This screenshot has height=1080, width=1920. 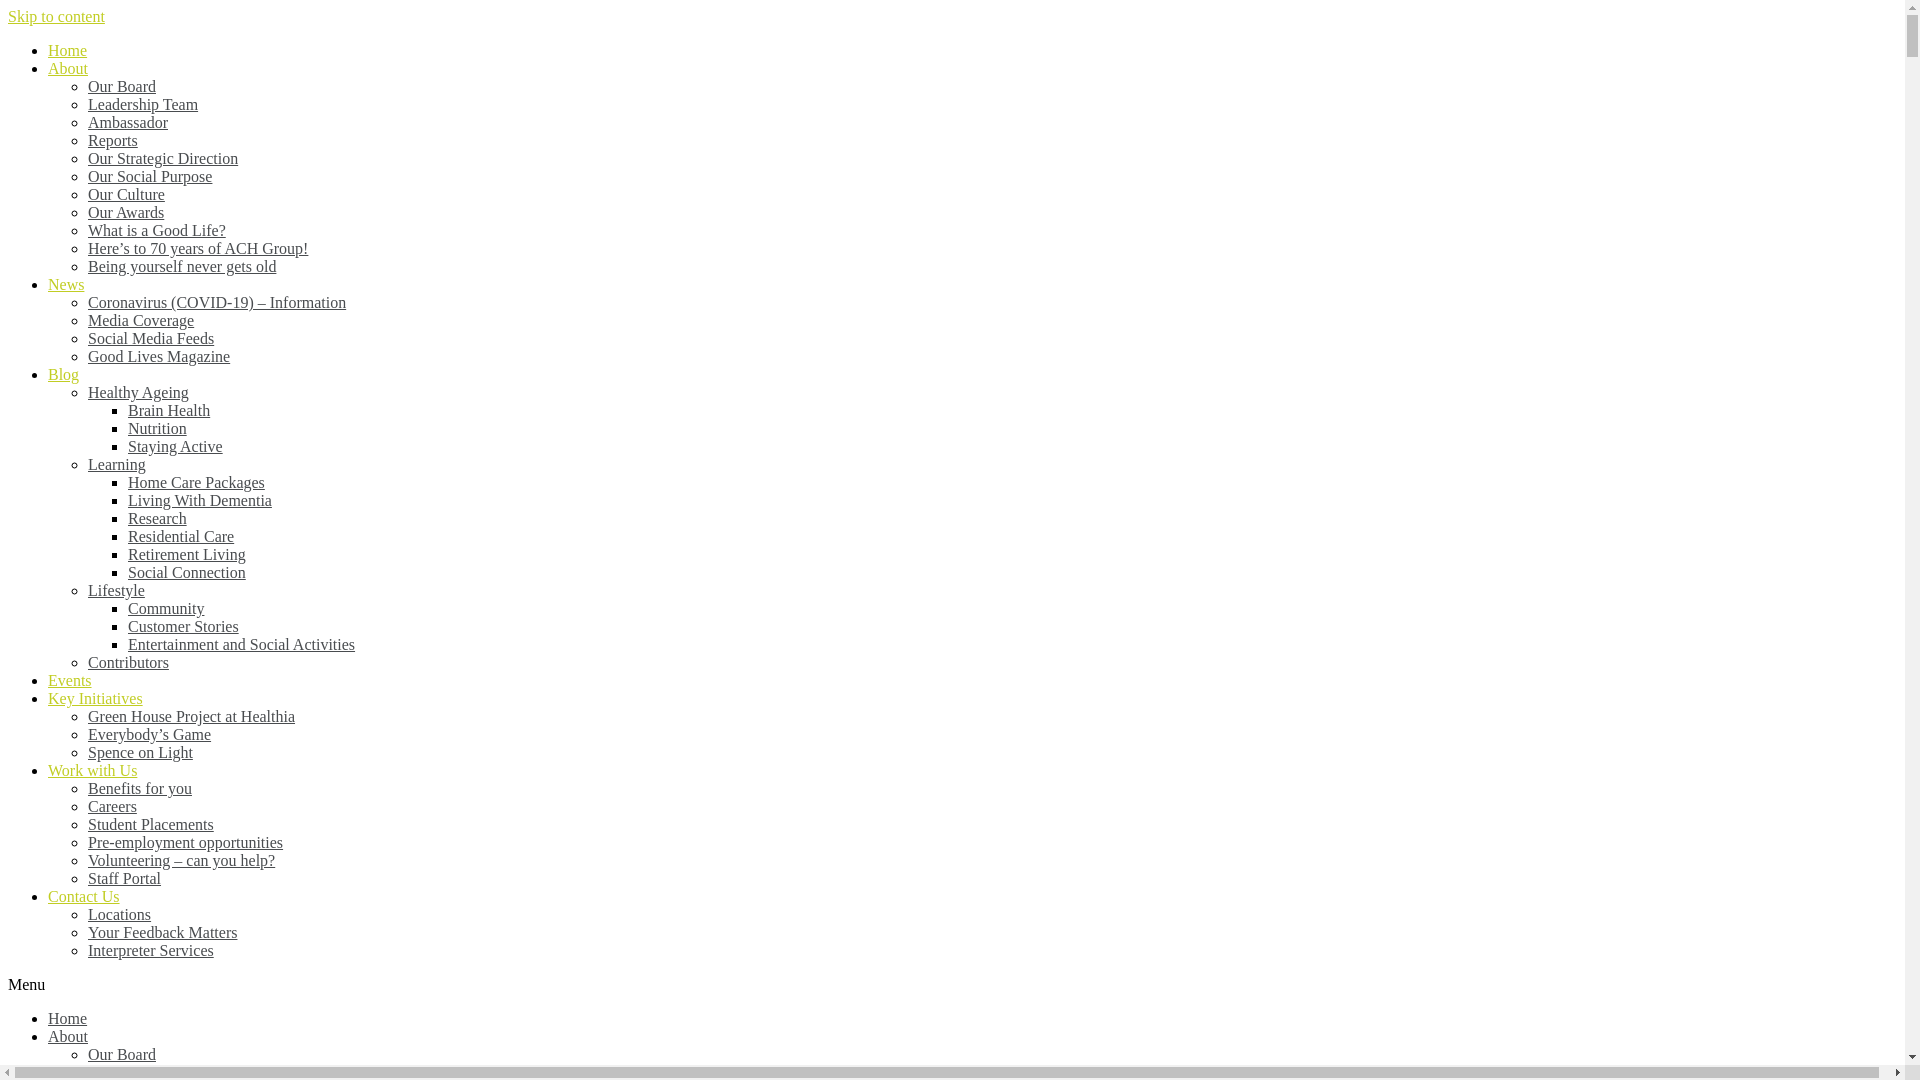 What do you see at coordinates (156, 517) in the screenshot?
I see `'Research'` at bounding box center [156, 517].